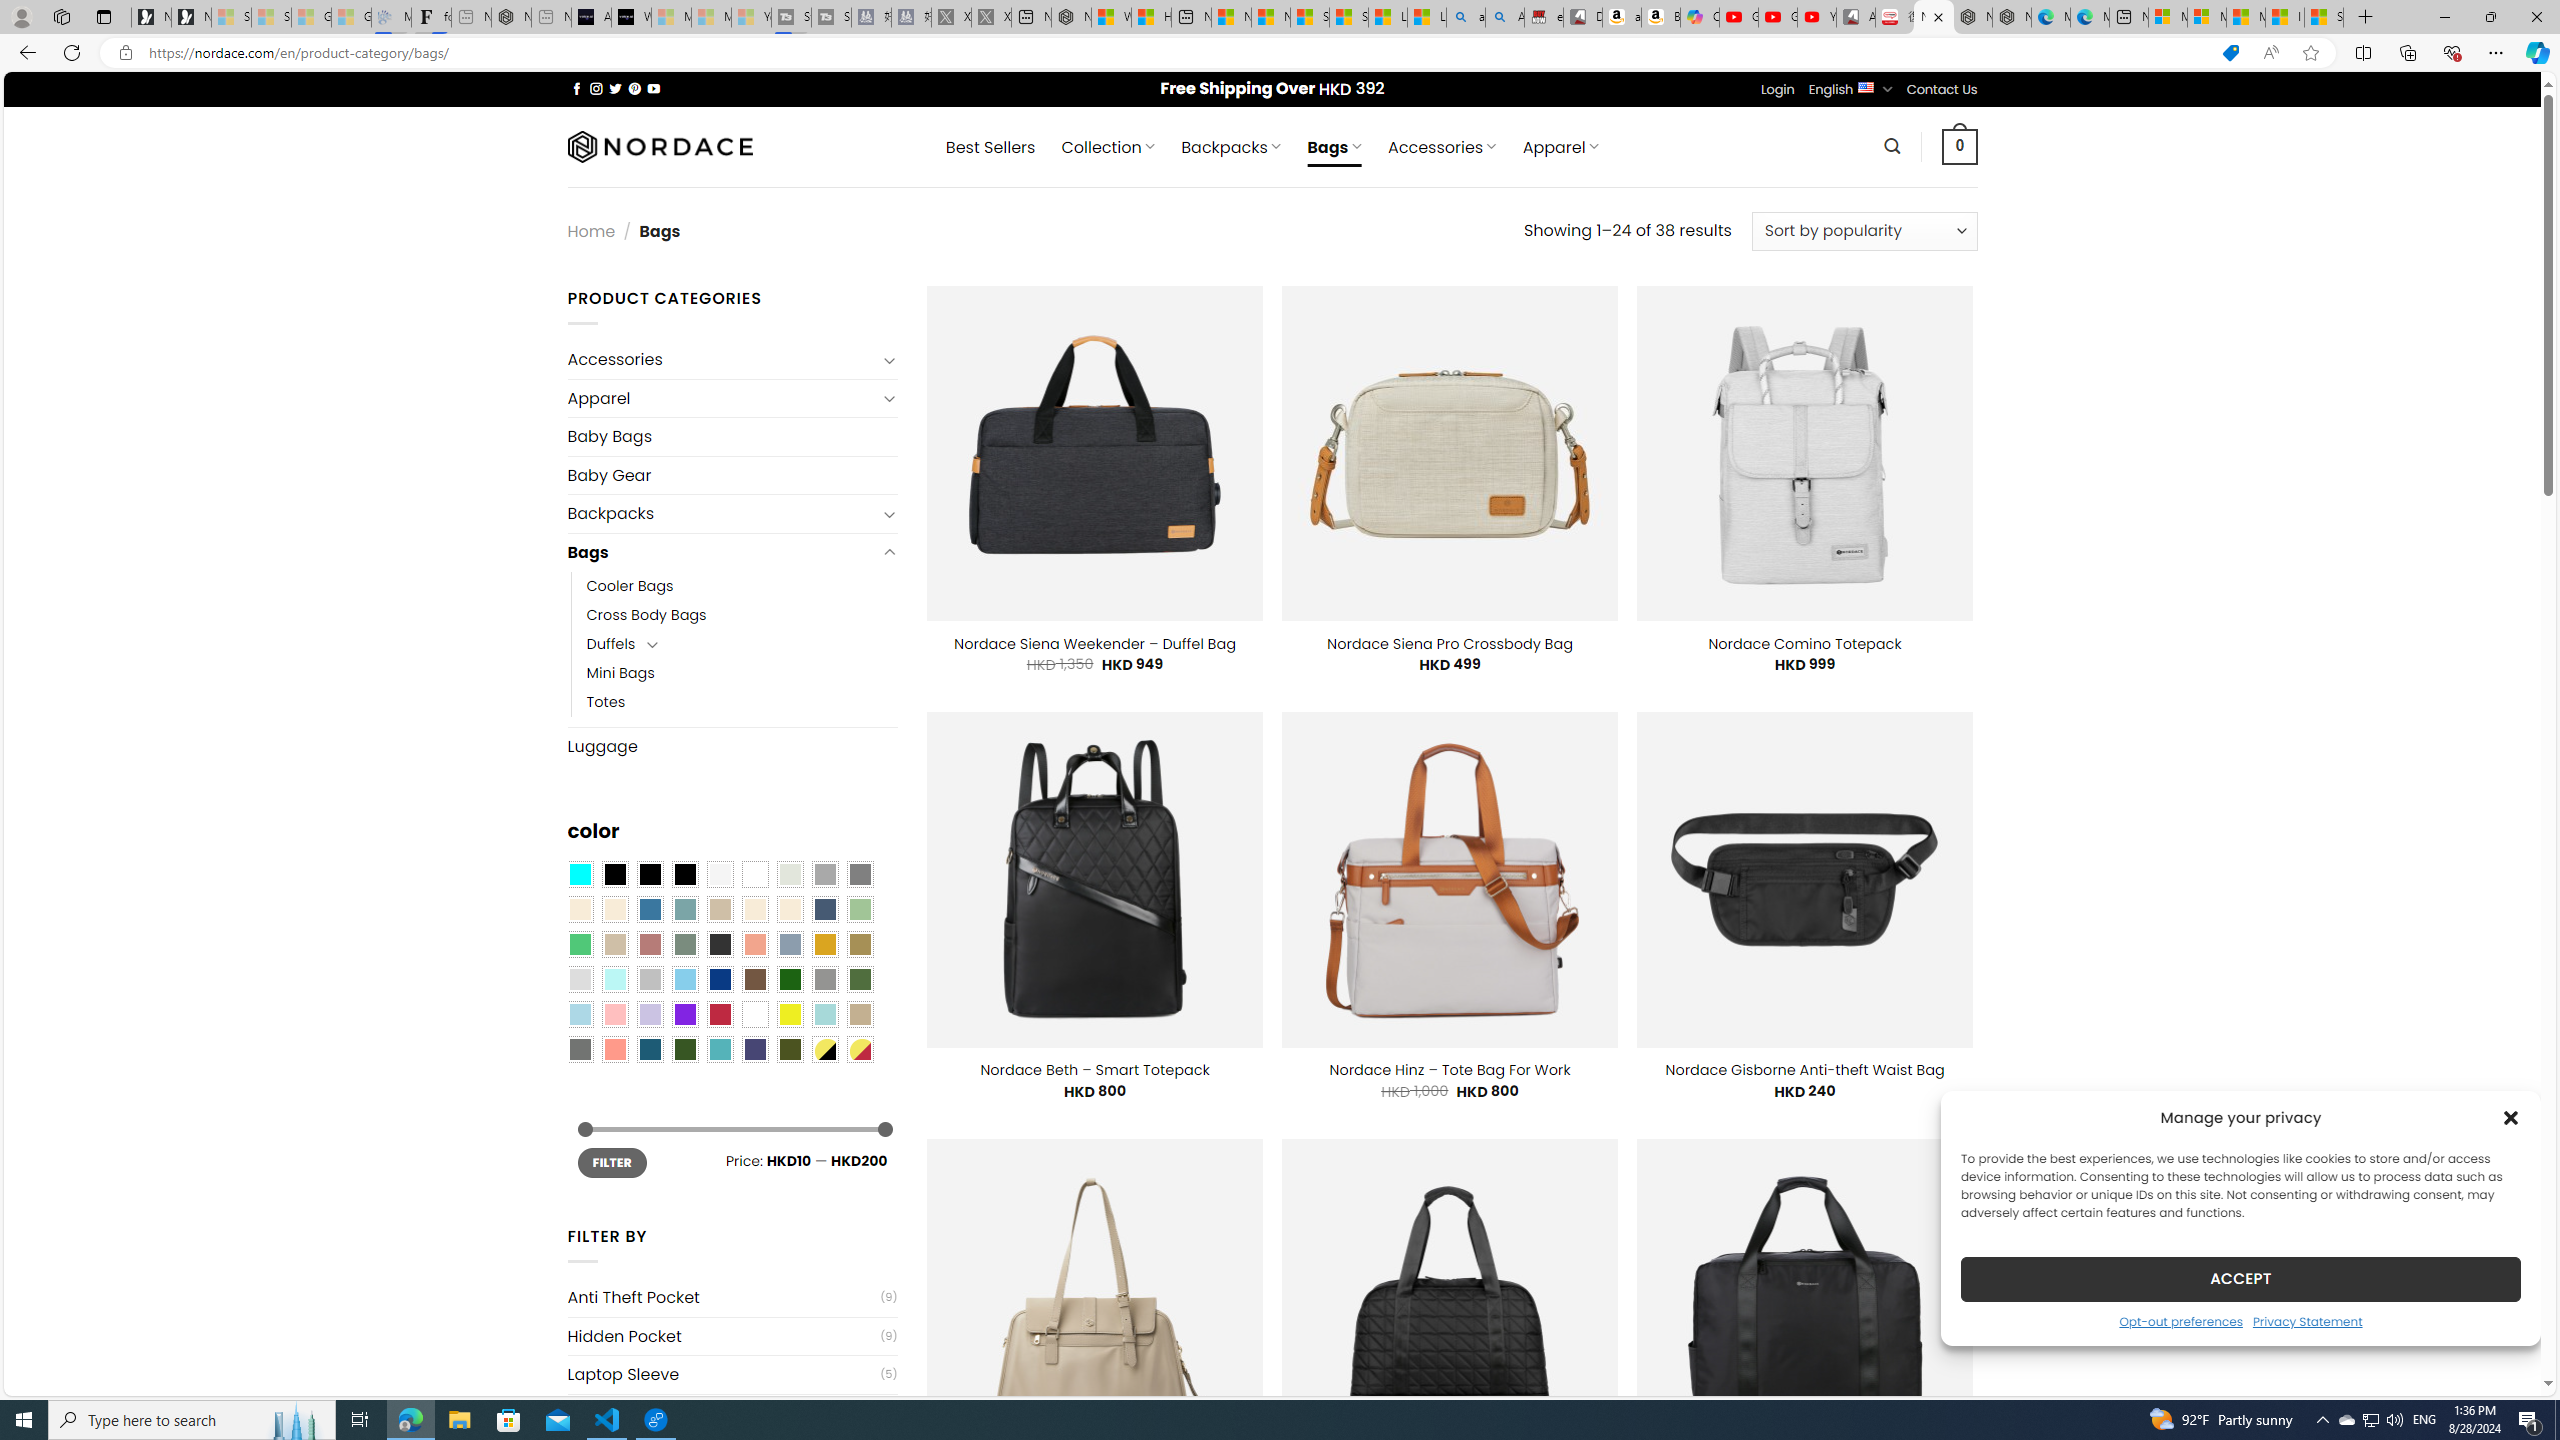  What do you see at coordinates (1863, 230) in the screenshot?
I see `'Shop order'` at bounding box center [1863, 230].